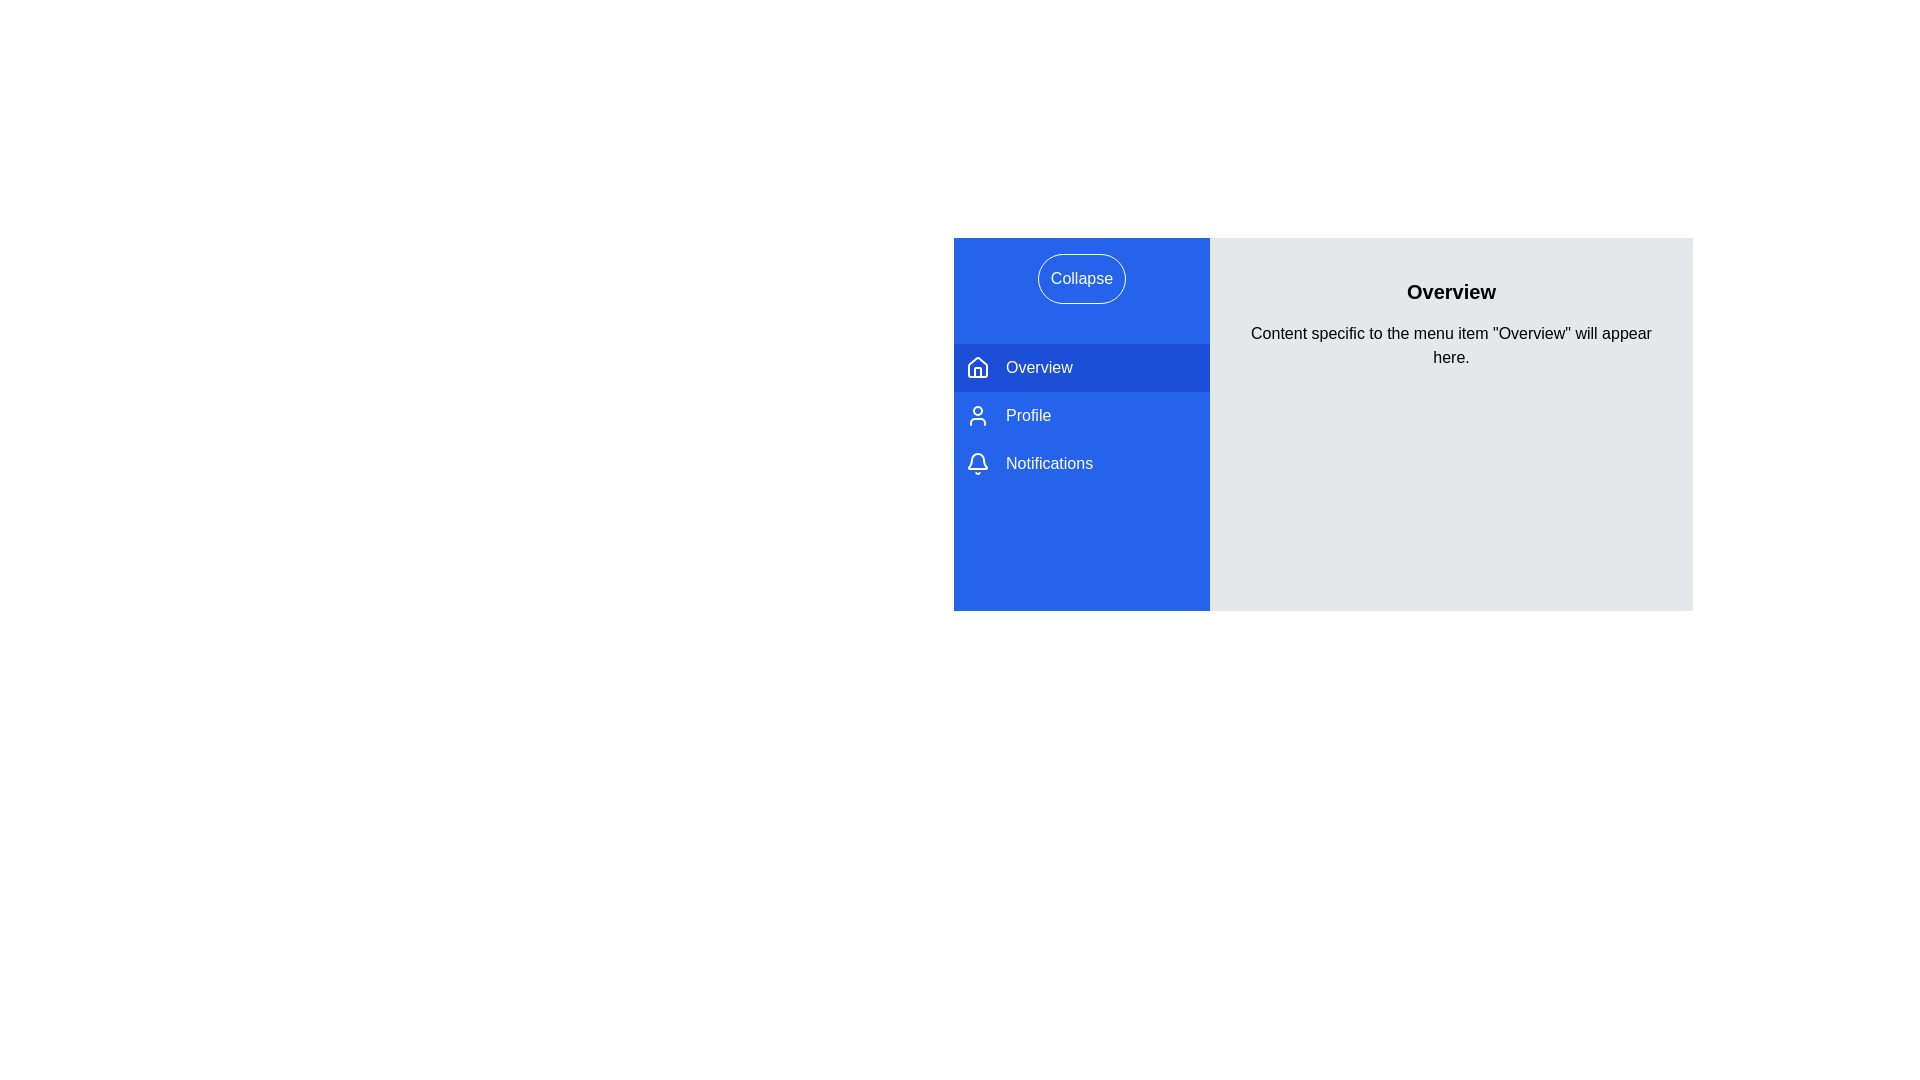 The height and width of the screenshot is (1080, 1920). What do you see at coordinates (1080, 463) in the screenshot?
I see `the 'Notifications' menu item in the left navigation panel, which has a blue background and white text with a bell icon` at bounding box center [1080, 463].